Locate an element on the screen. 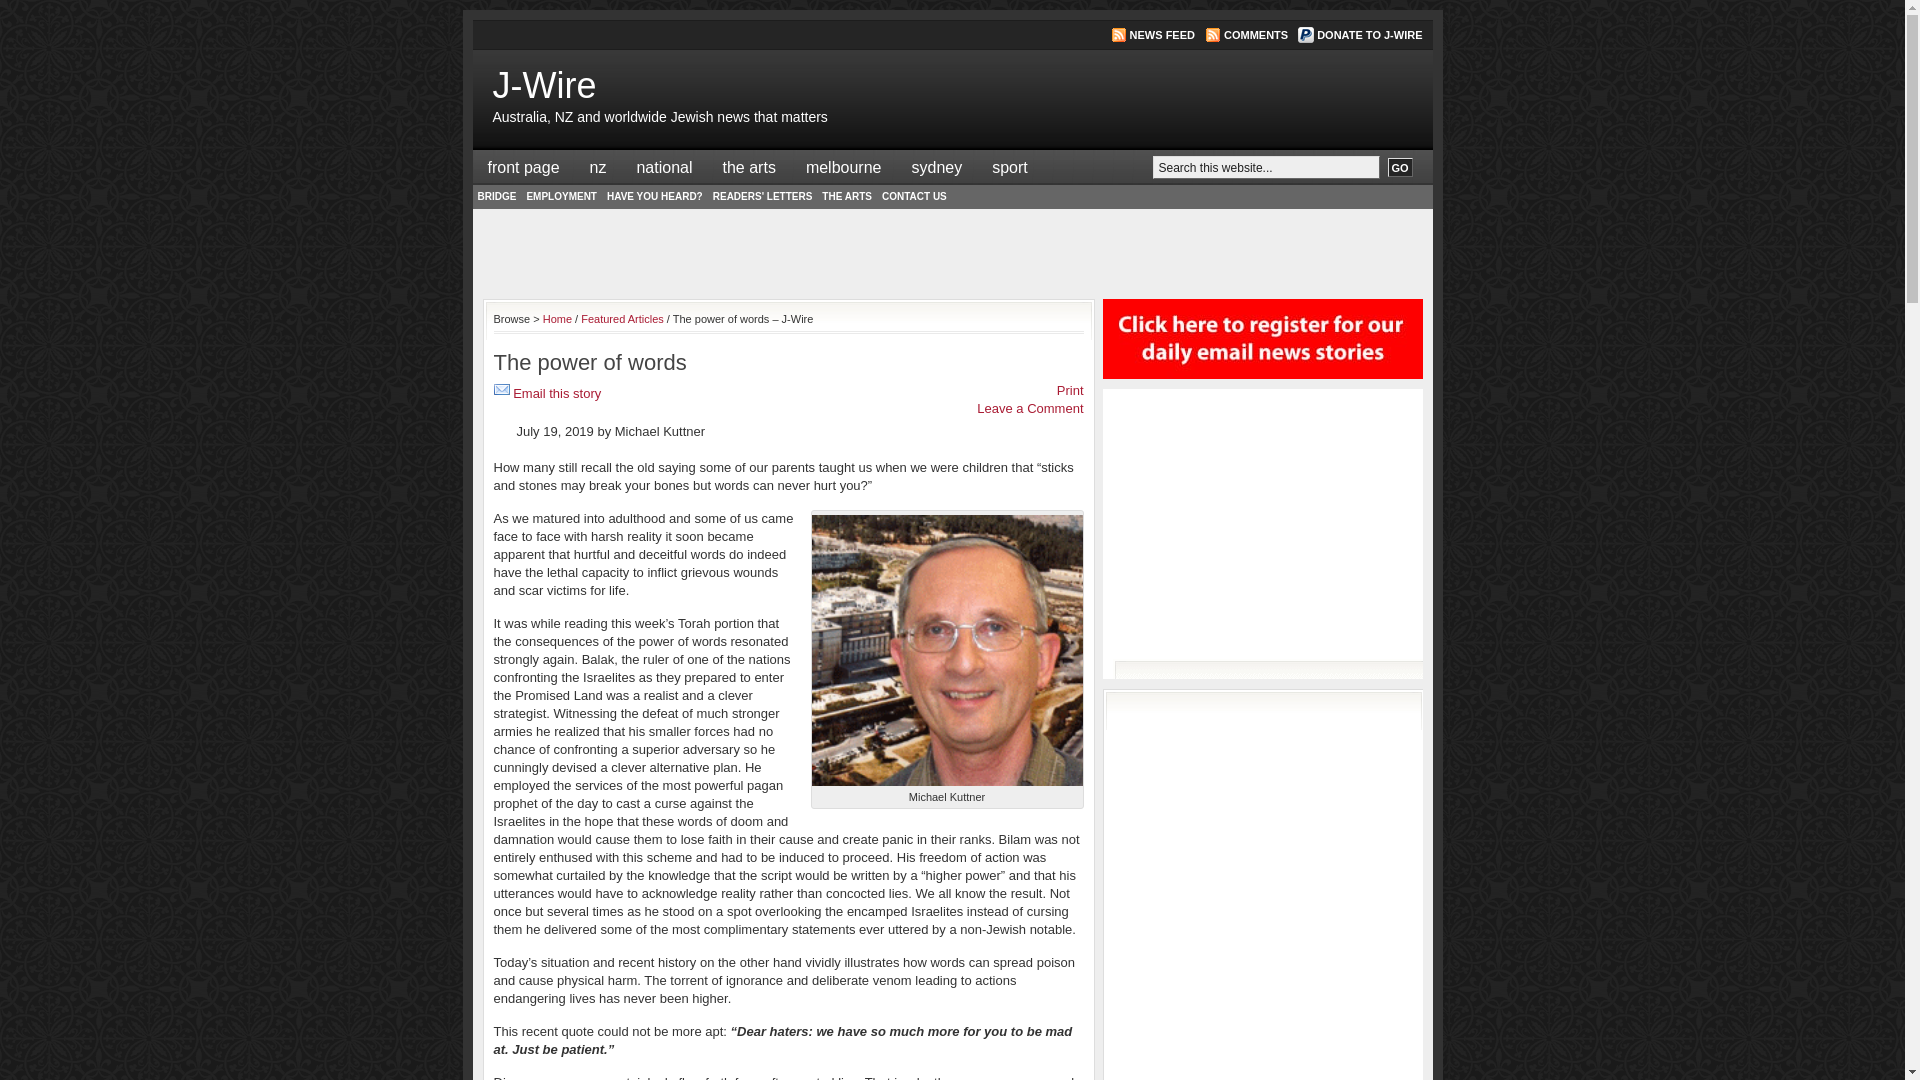  'Email this story' is located at coordinates (502, 389).